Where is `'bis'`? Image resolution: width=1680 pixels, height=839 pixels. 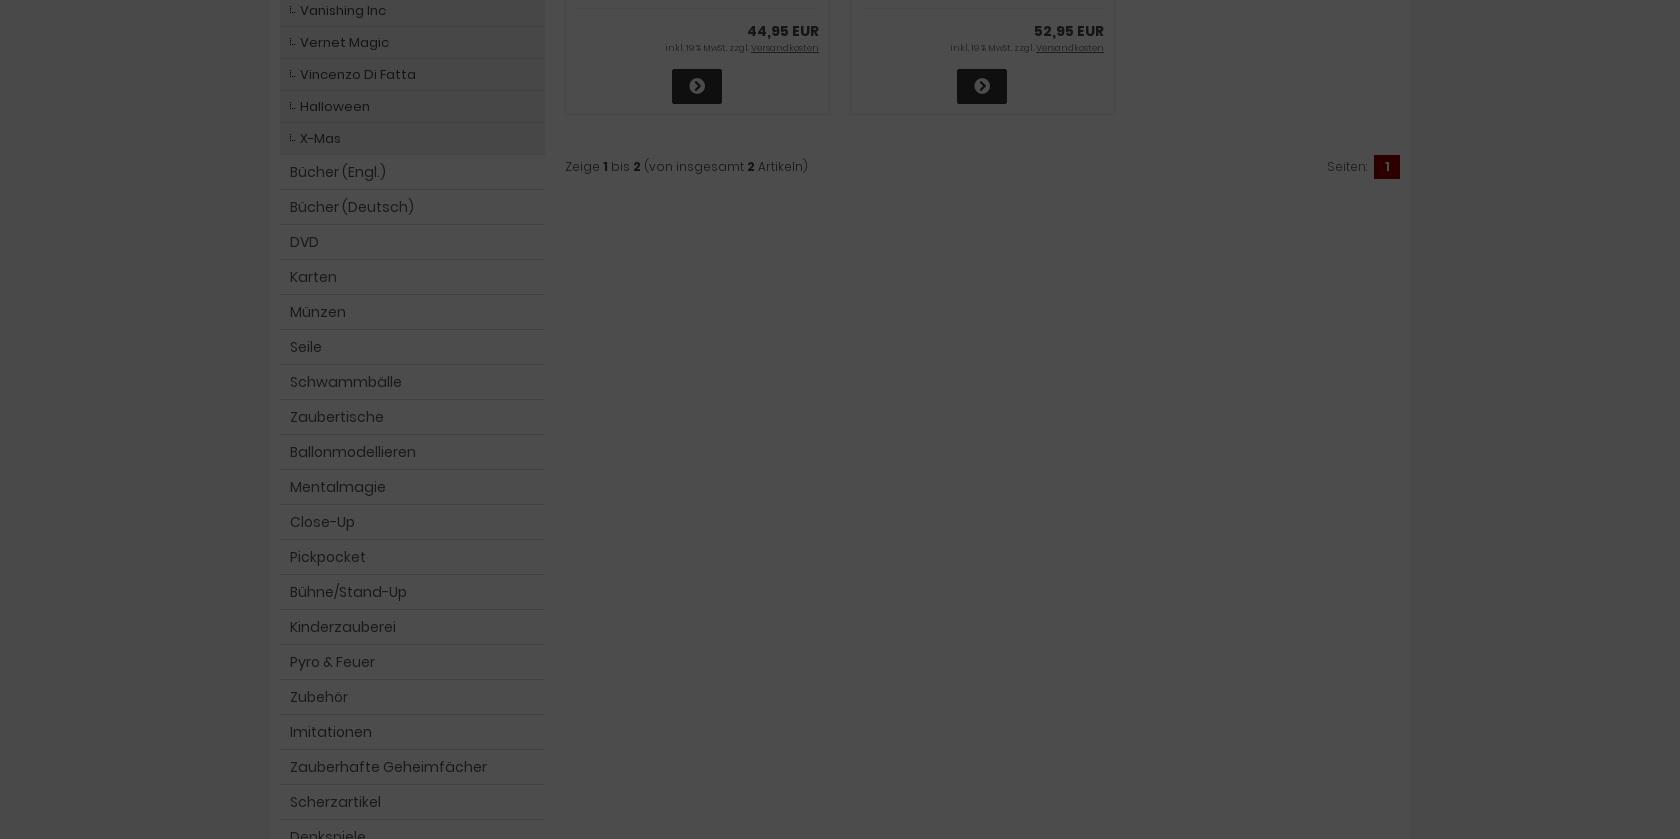
'bis' is located at coordinates (620, 165).